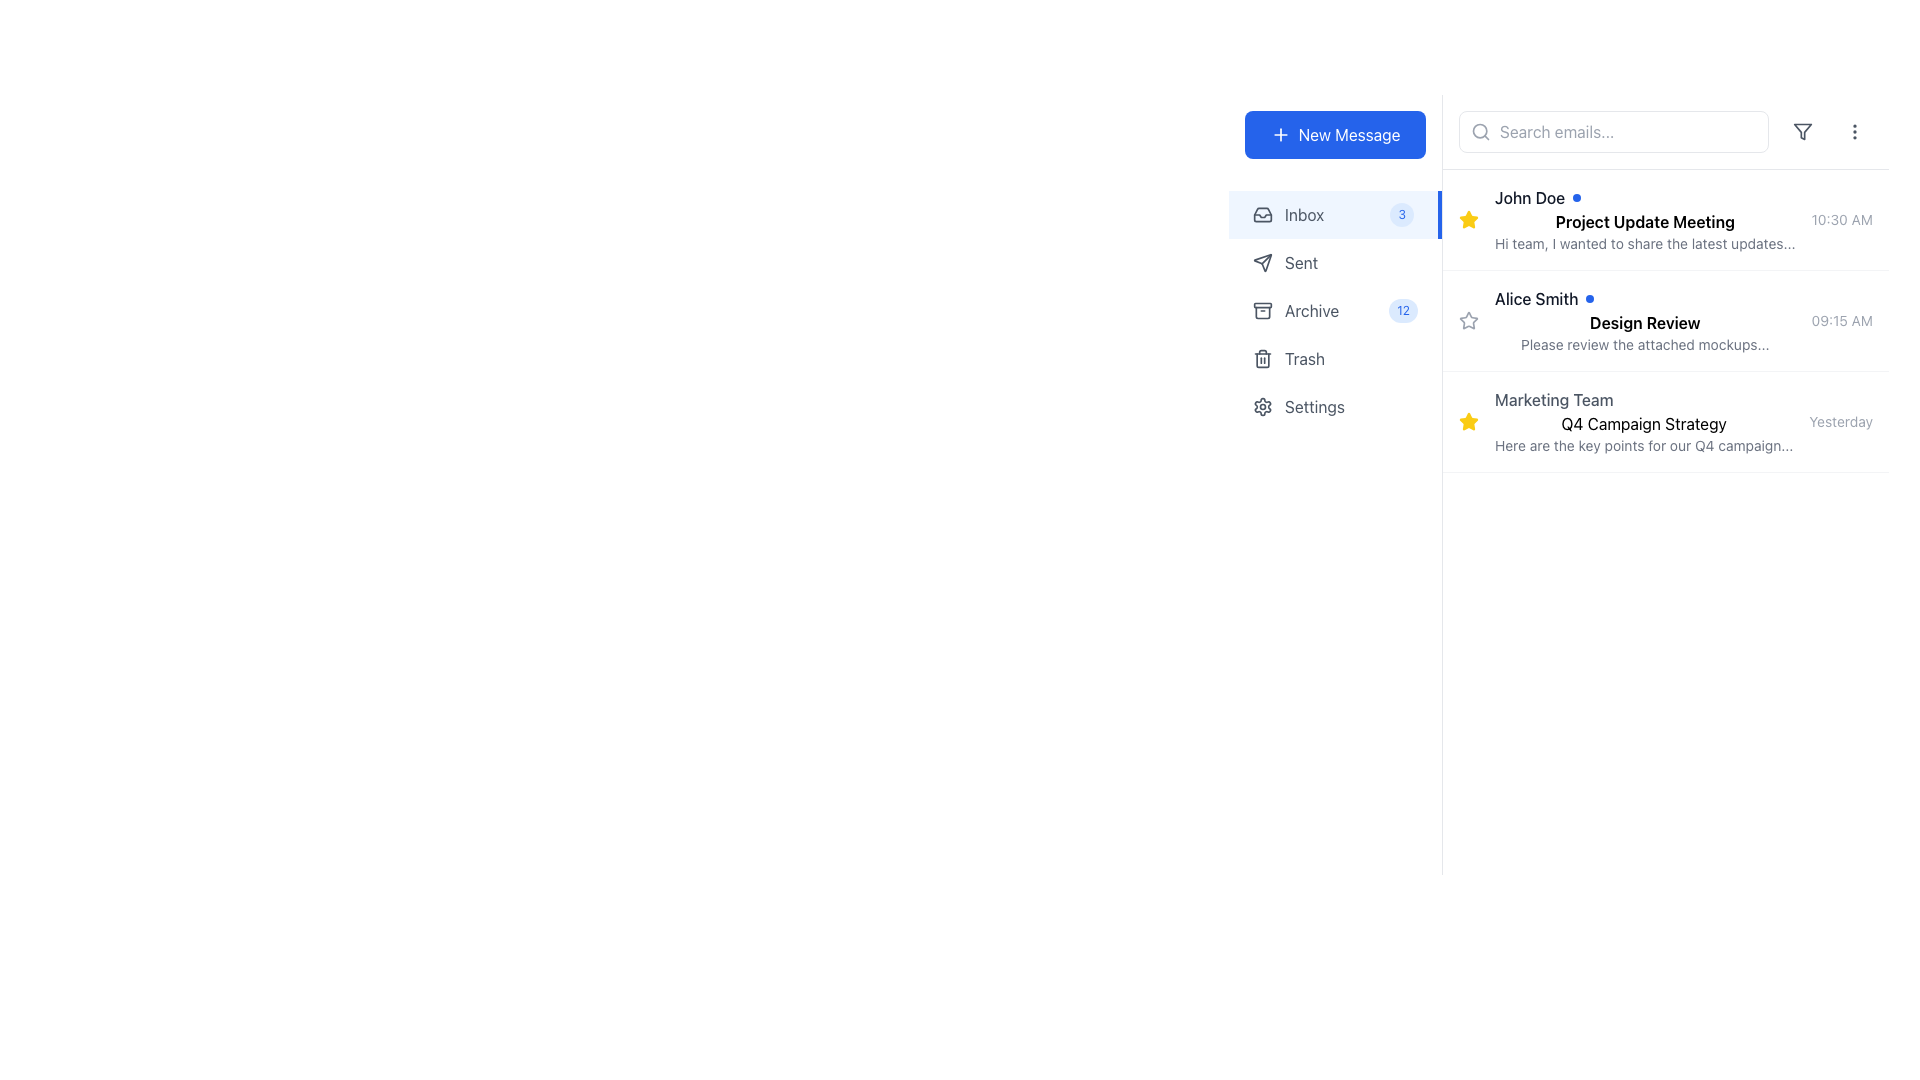 The width and height of the screenshot is (1920, 1080). What do you see at coordinates (1665, 220) in the screenshot?
I see `the topmost email preview item featuring sender 'John Doe', subject 'Project Update Meeting', and a star icon` at bounding box center [1665, 220].